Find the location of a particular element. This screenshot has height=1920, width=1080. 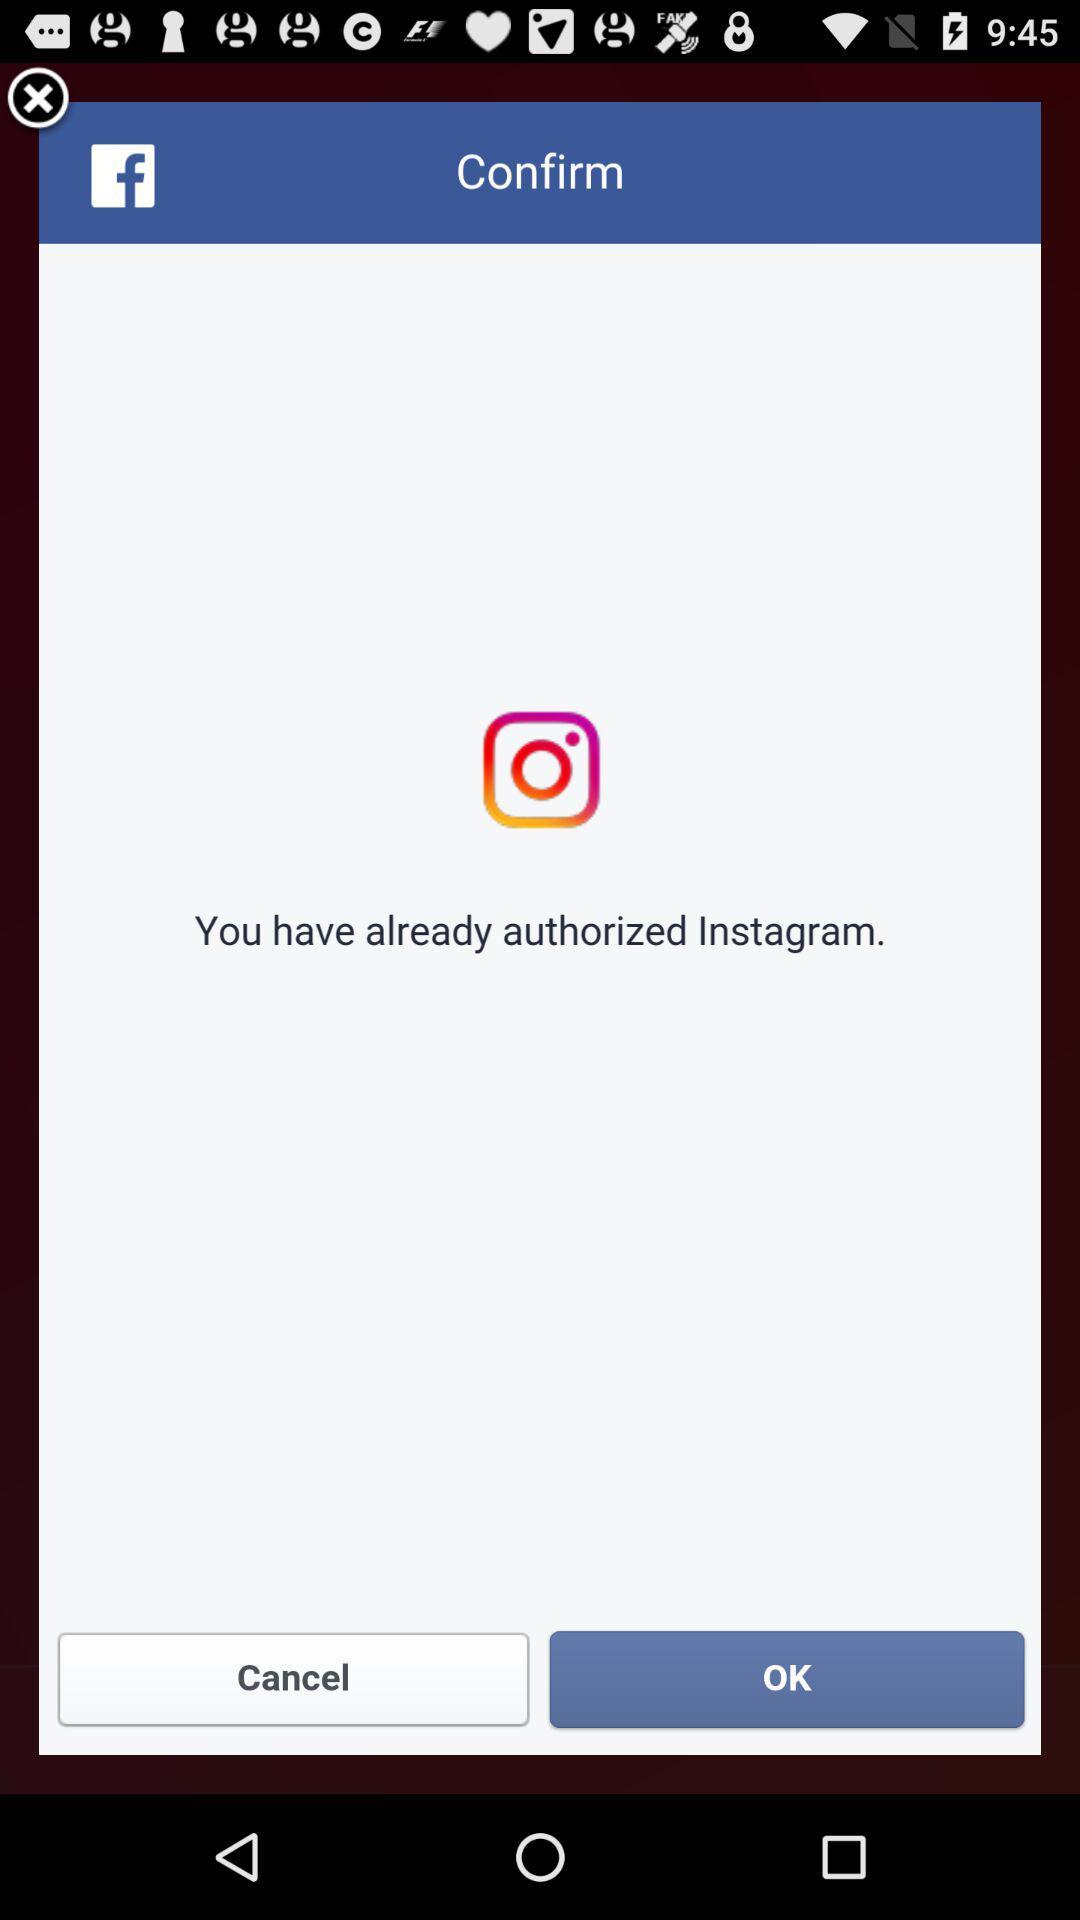

confirm window is located at coordinates (540, 927).